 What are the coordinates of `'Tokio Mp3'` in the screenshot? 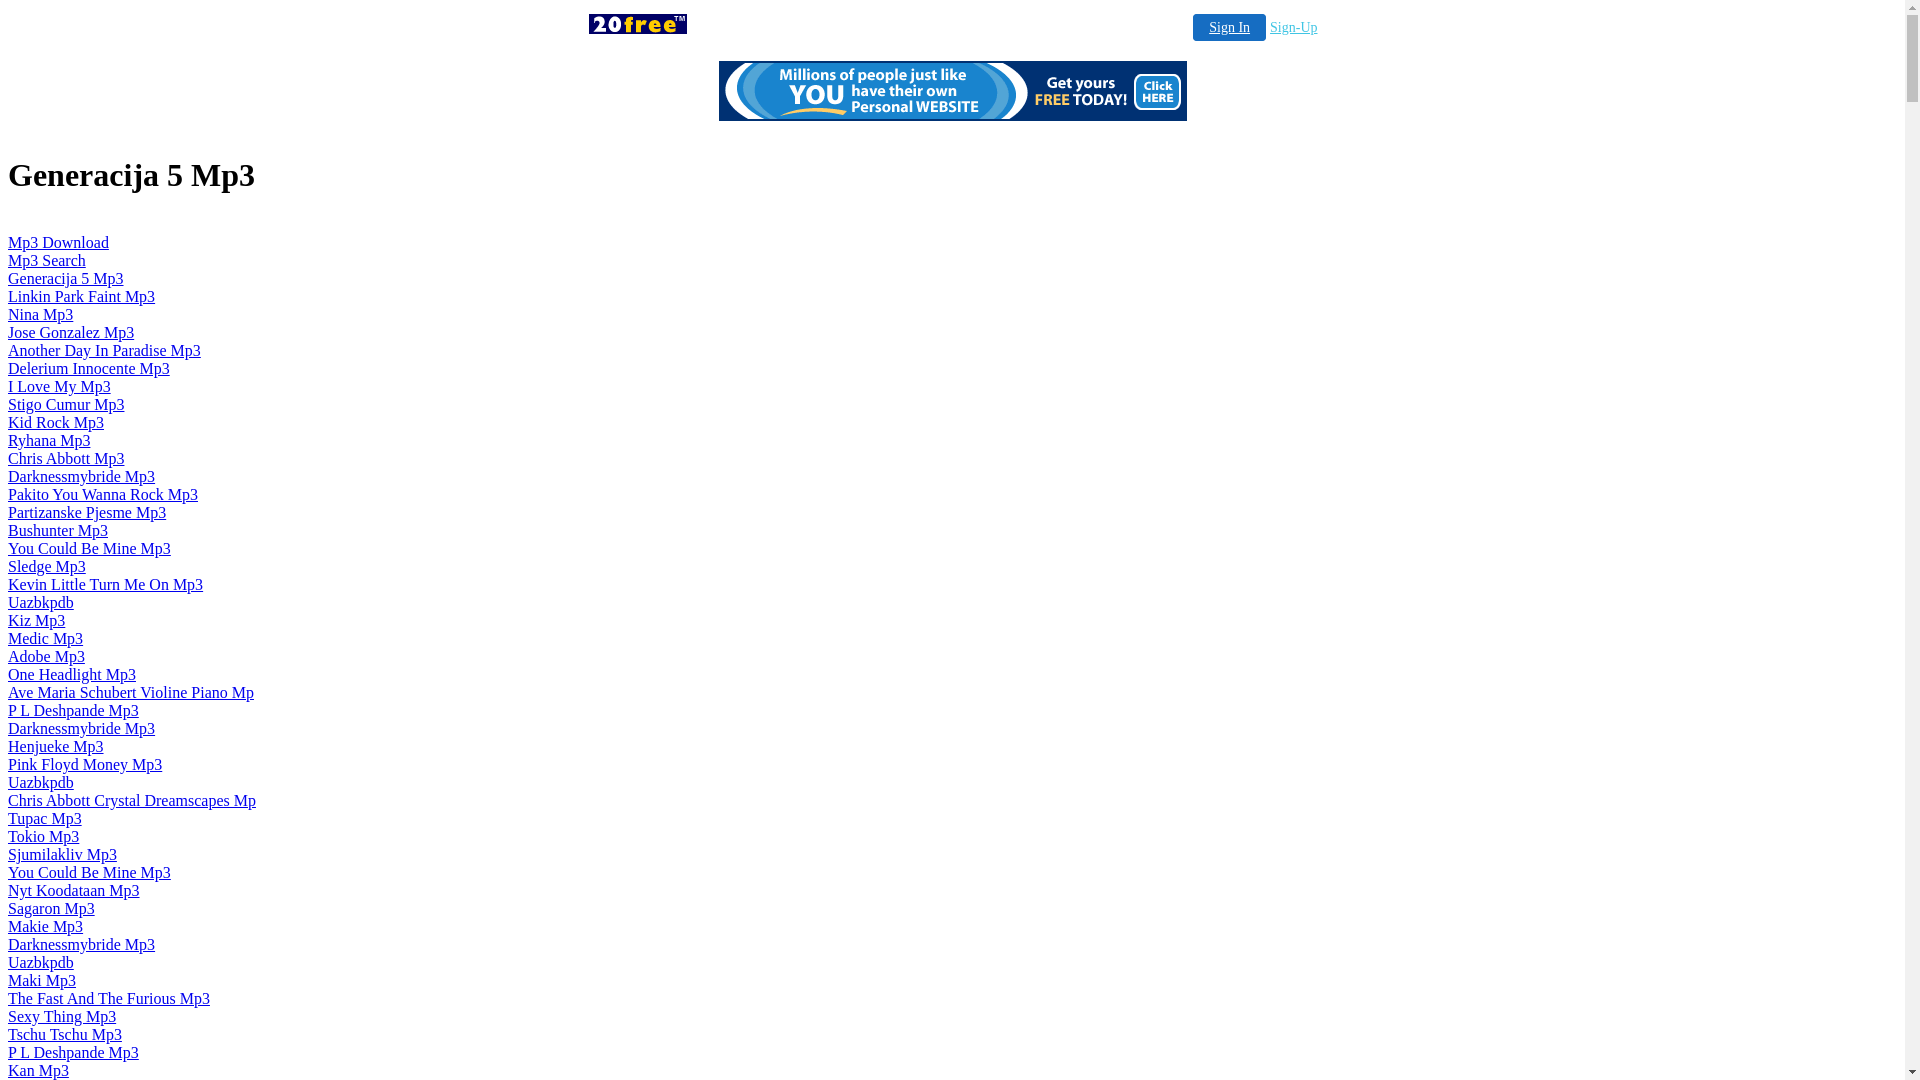 It's located at (43, 836).